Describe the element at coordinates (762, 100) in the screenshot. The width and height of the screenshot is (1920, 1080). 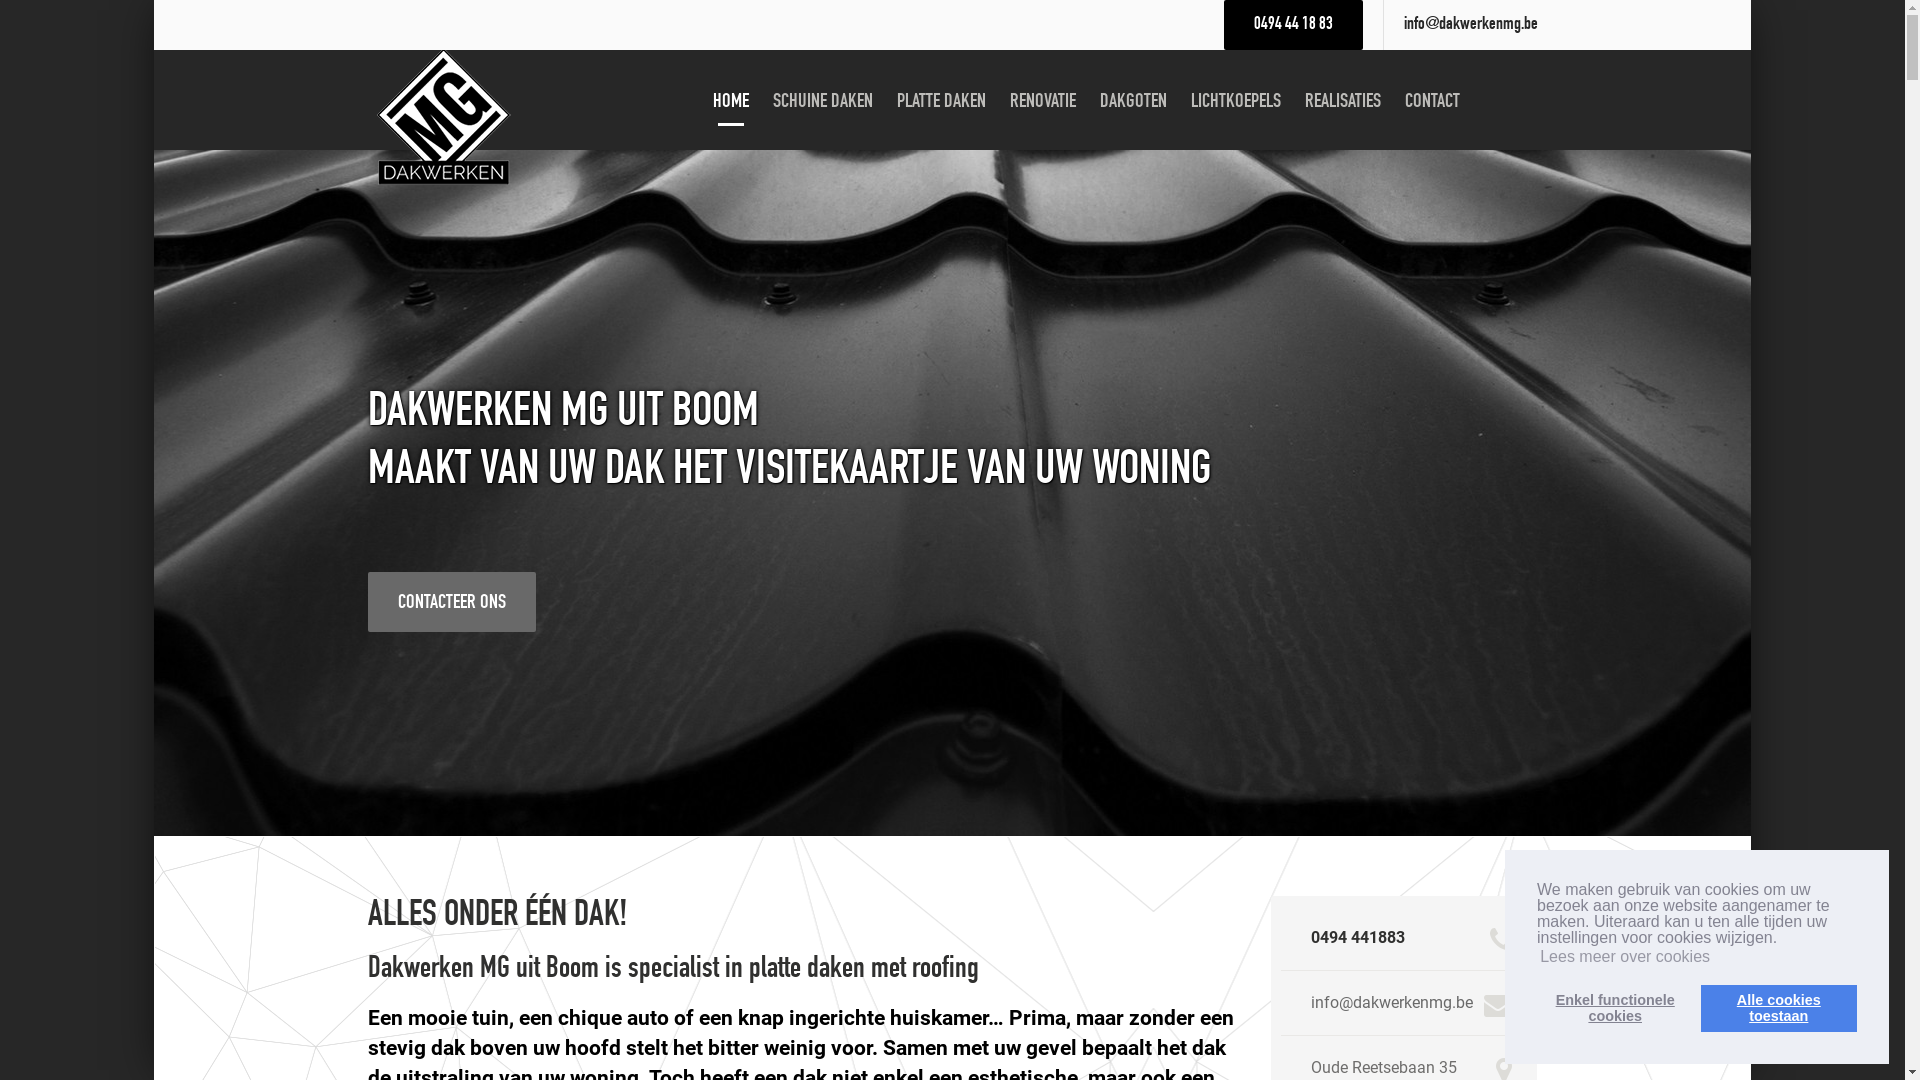
I see `'SCHUINE DAKEN'` at that location.